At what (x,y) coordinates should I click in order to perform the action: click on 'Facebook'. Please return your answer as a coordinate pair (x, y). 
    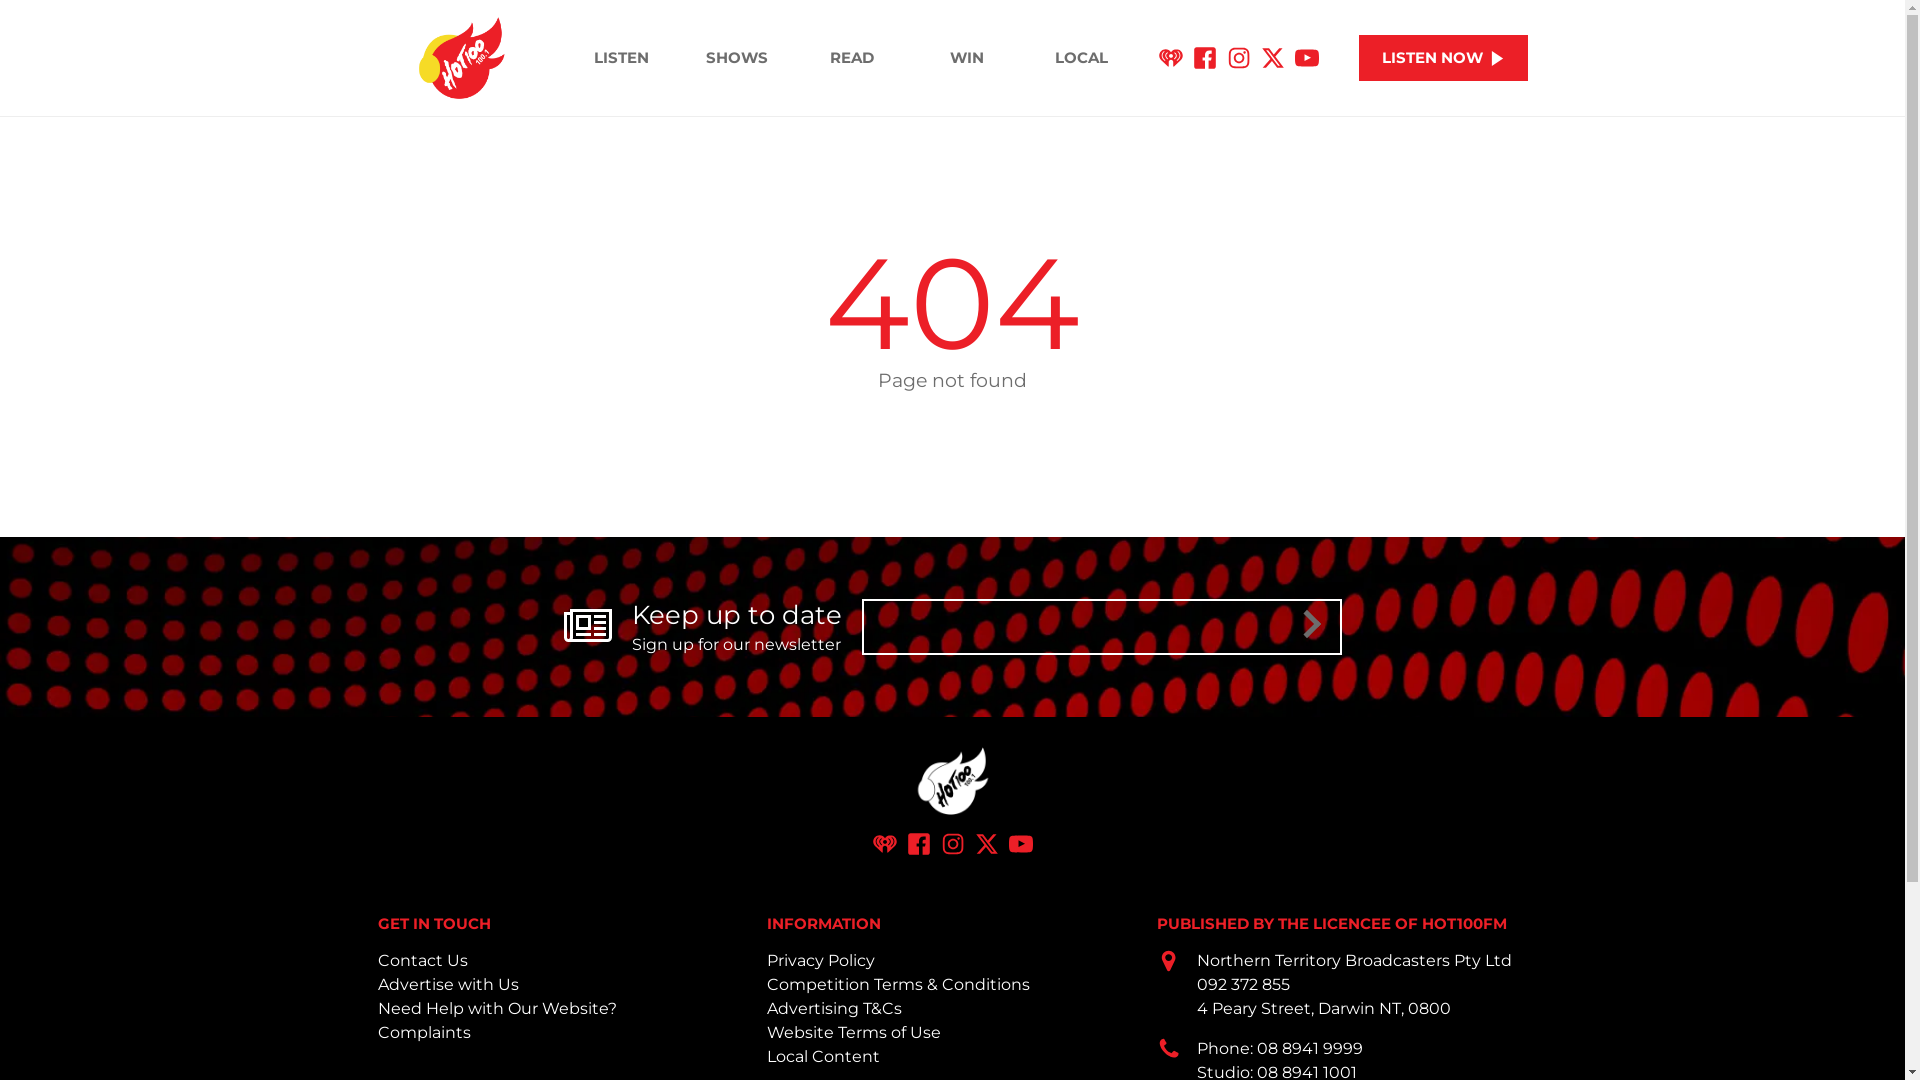
    Looking at the image, I should click on (905, 843).